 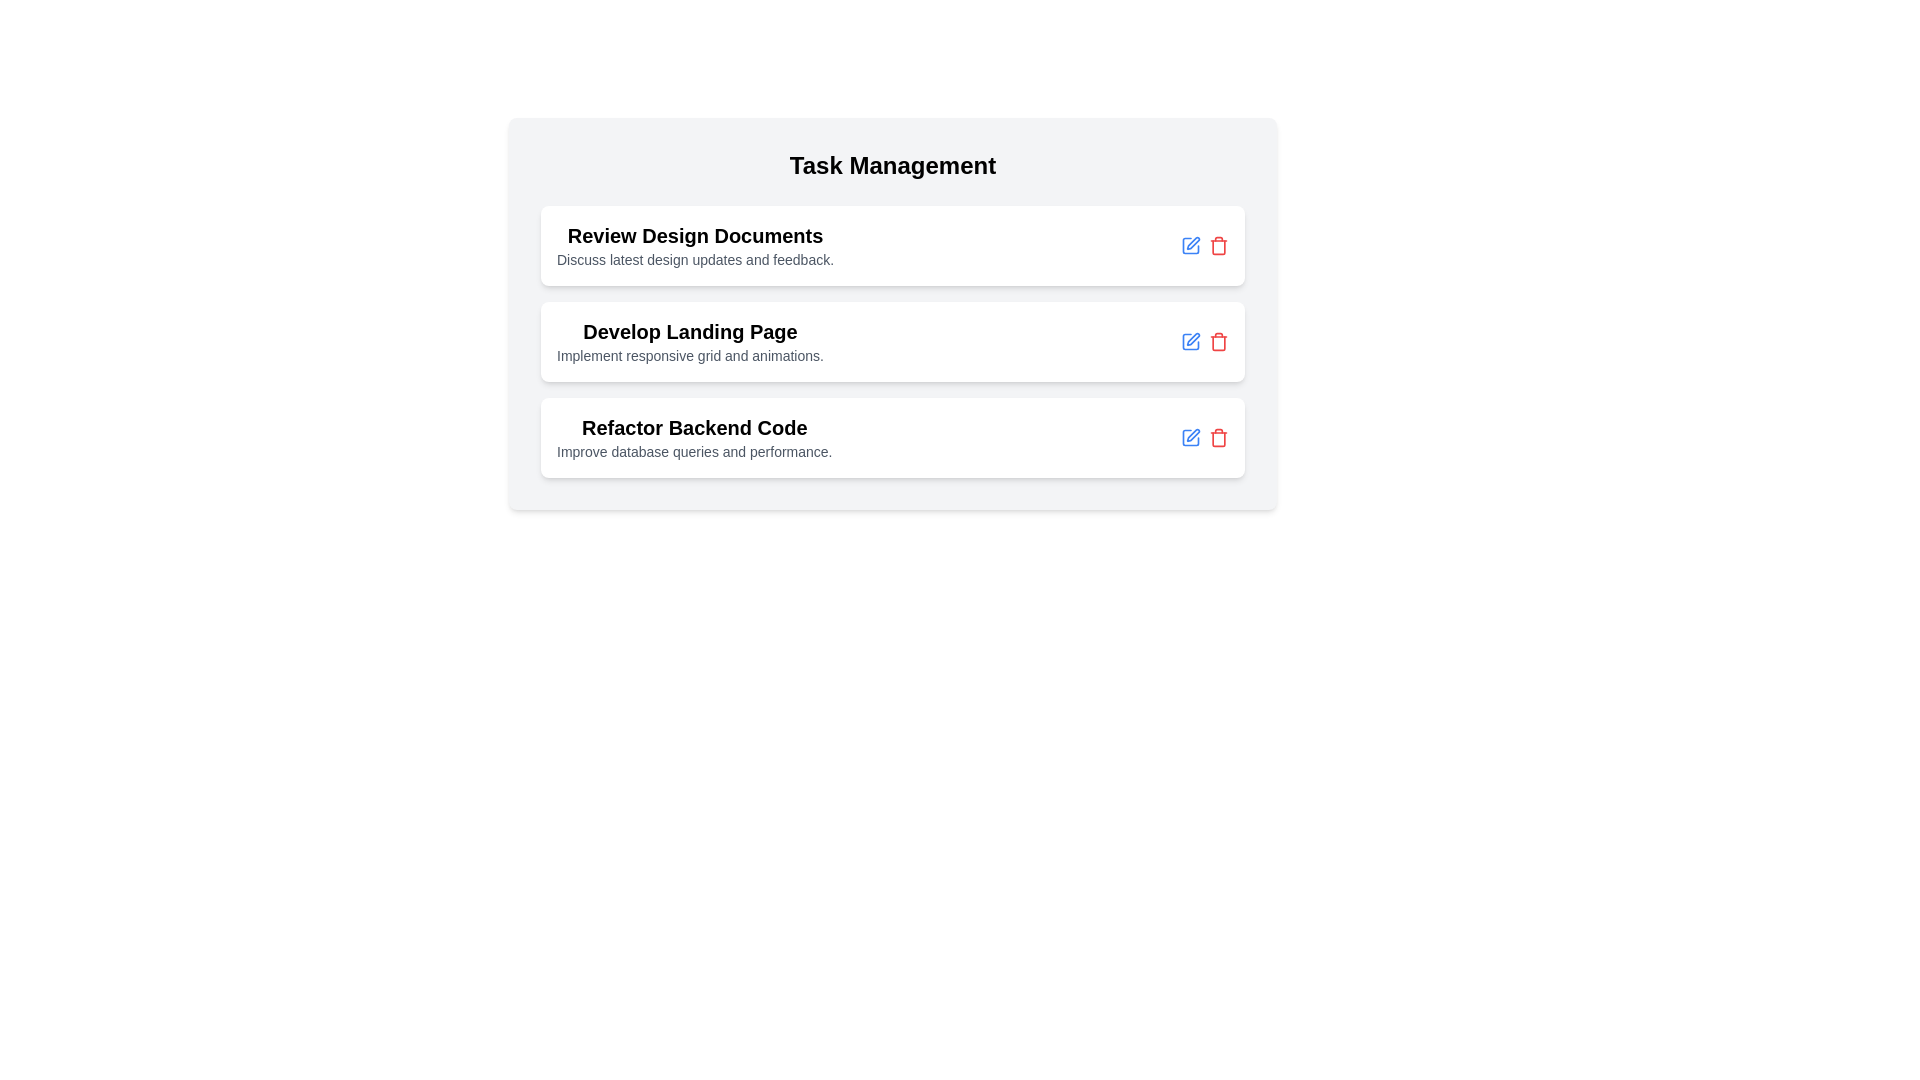 I want to click on the static informational text label located directly below the title 'Review Design Documents' in the 'Task Management' interface, so click(x=695, y=258).